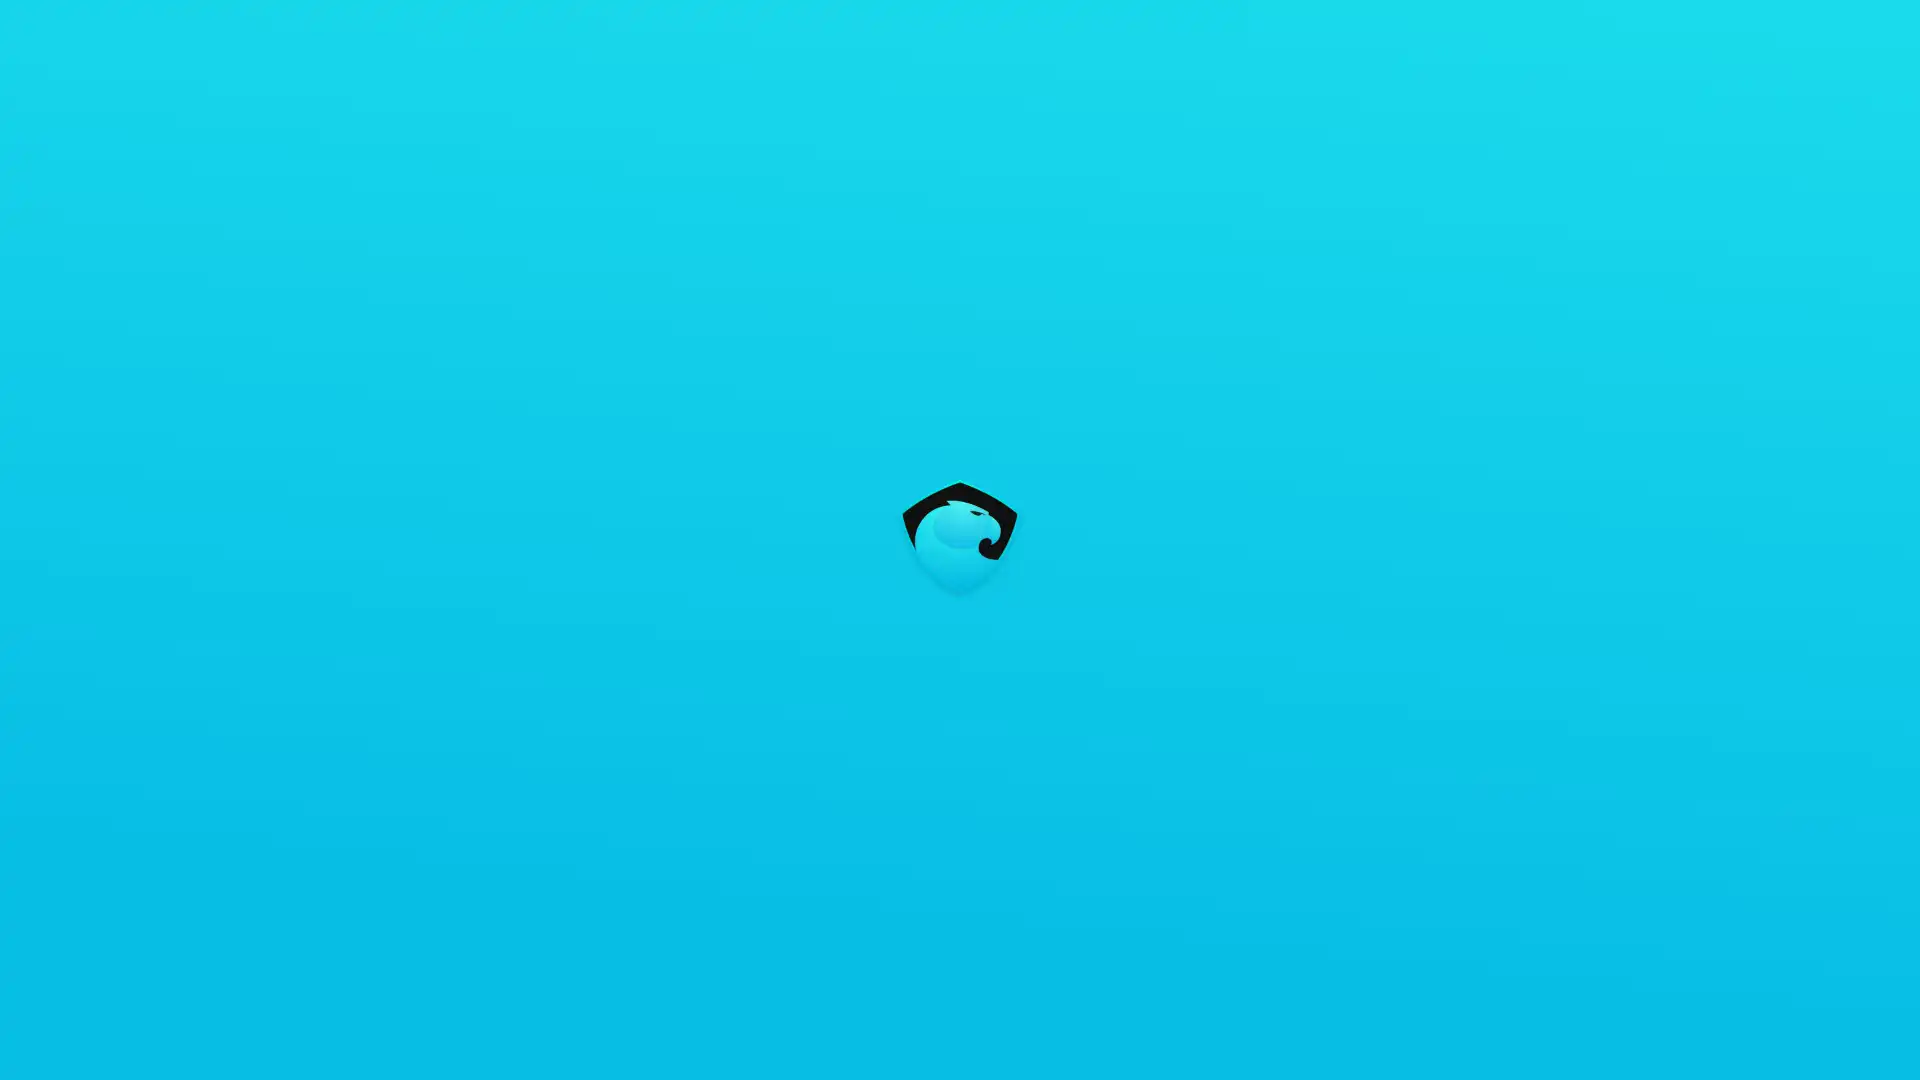 The height and width of the screenshot is (1080, 1920). Describe the element at coordinates (1882, 30) in the screenshot. I see `Settings` at that location.